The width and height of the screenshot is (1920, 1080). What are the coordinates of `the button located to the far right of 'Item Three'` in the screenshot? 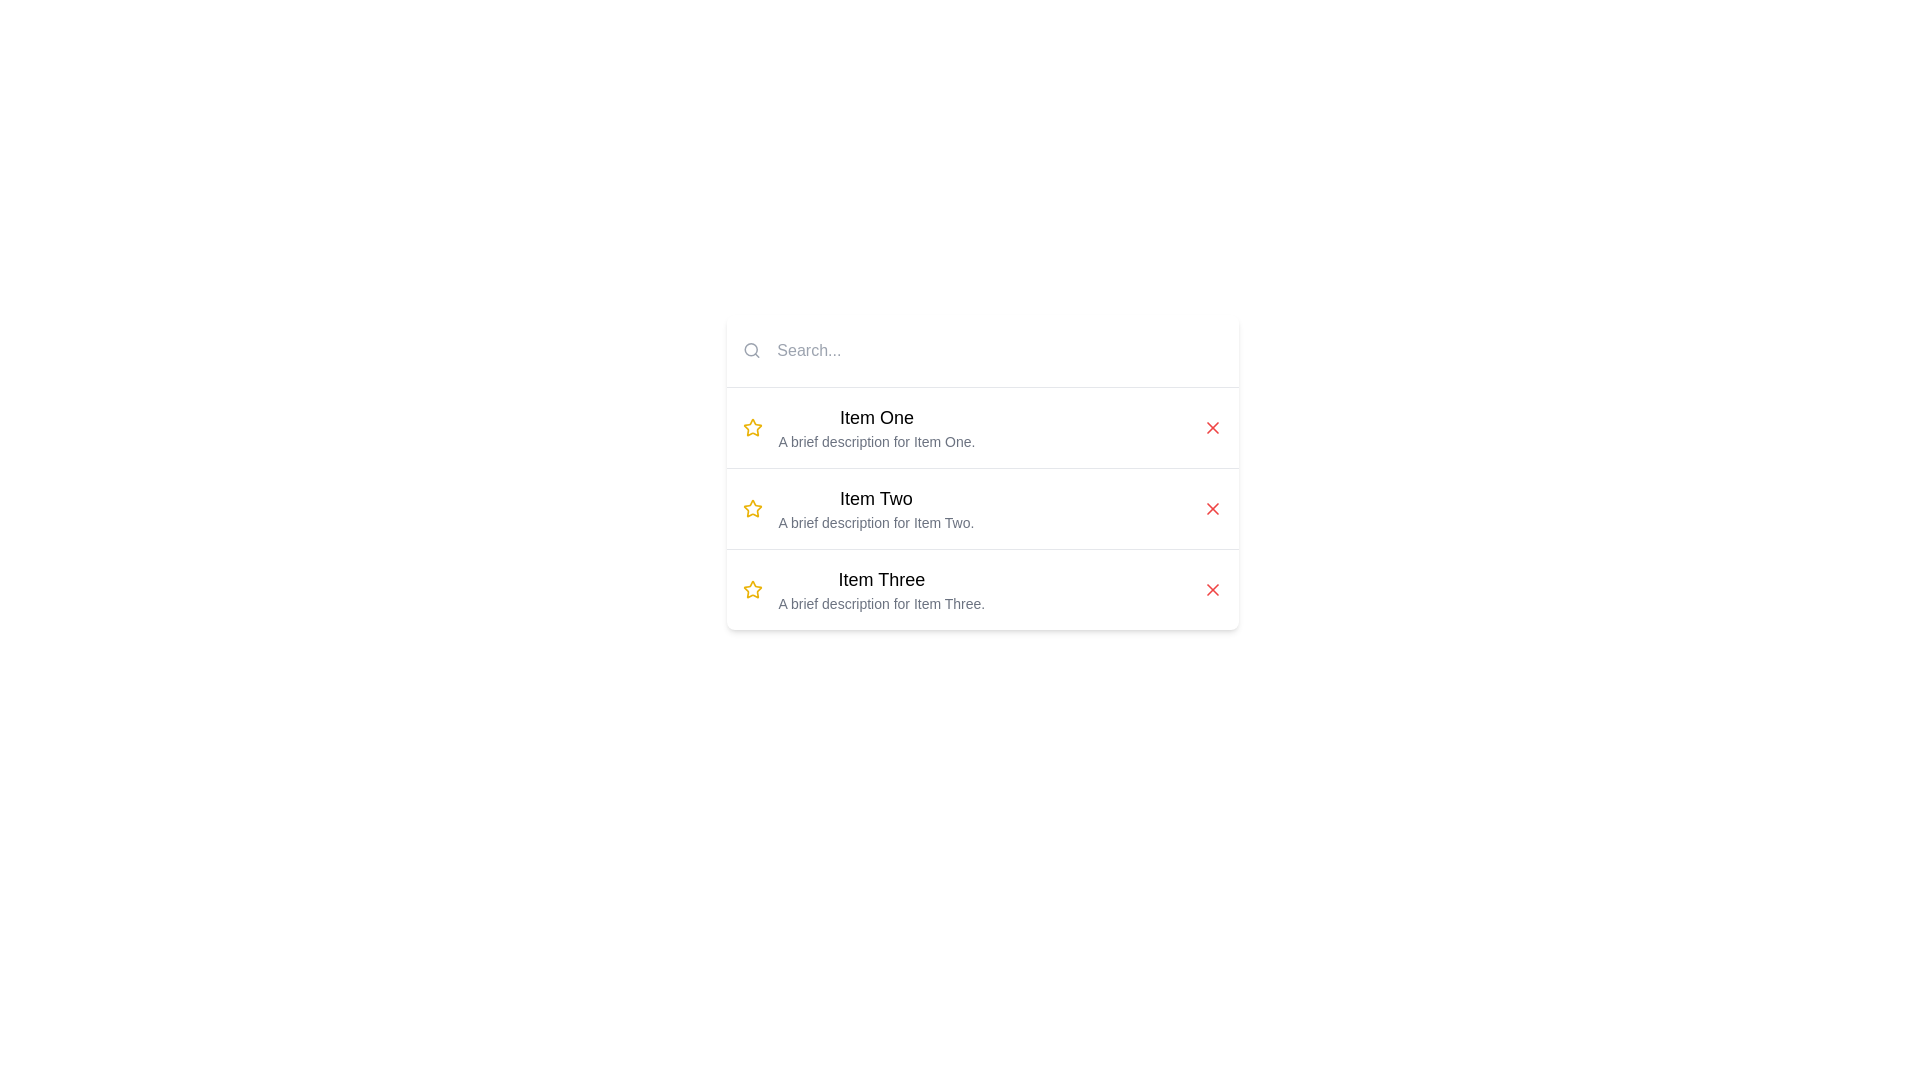 It's located at (1211, 589).